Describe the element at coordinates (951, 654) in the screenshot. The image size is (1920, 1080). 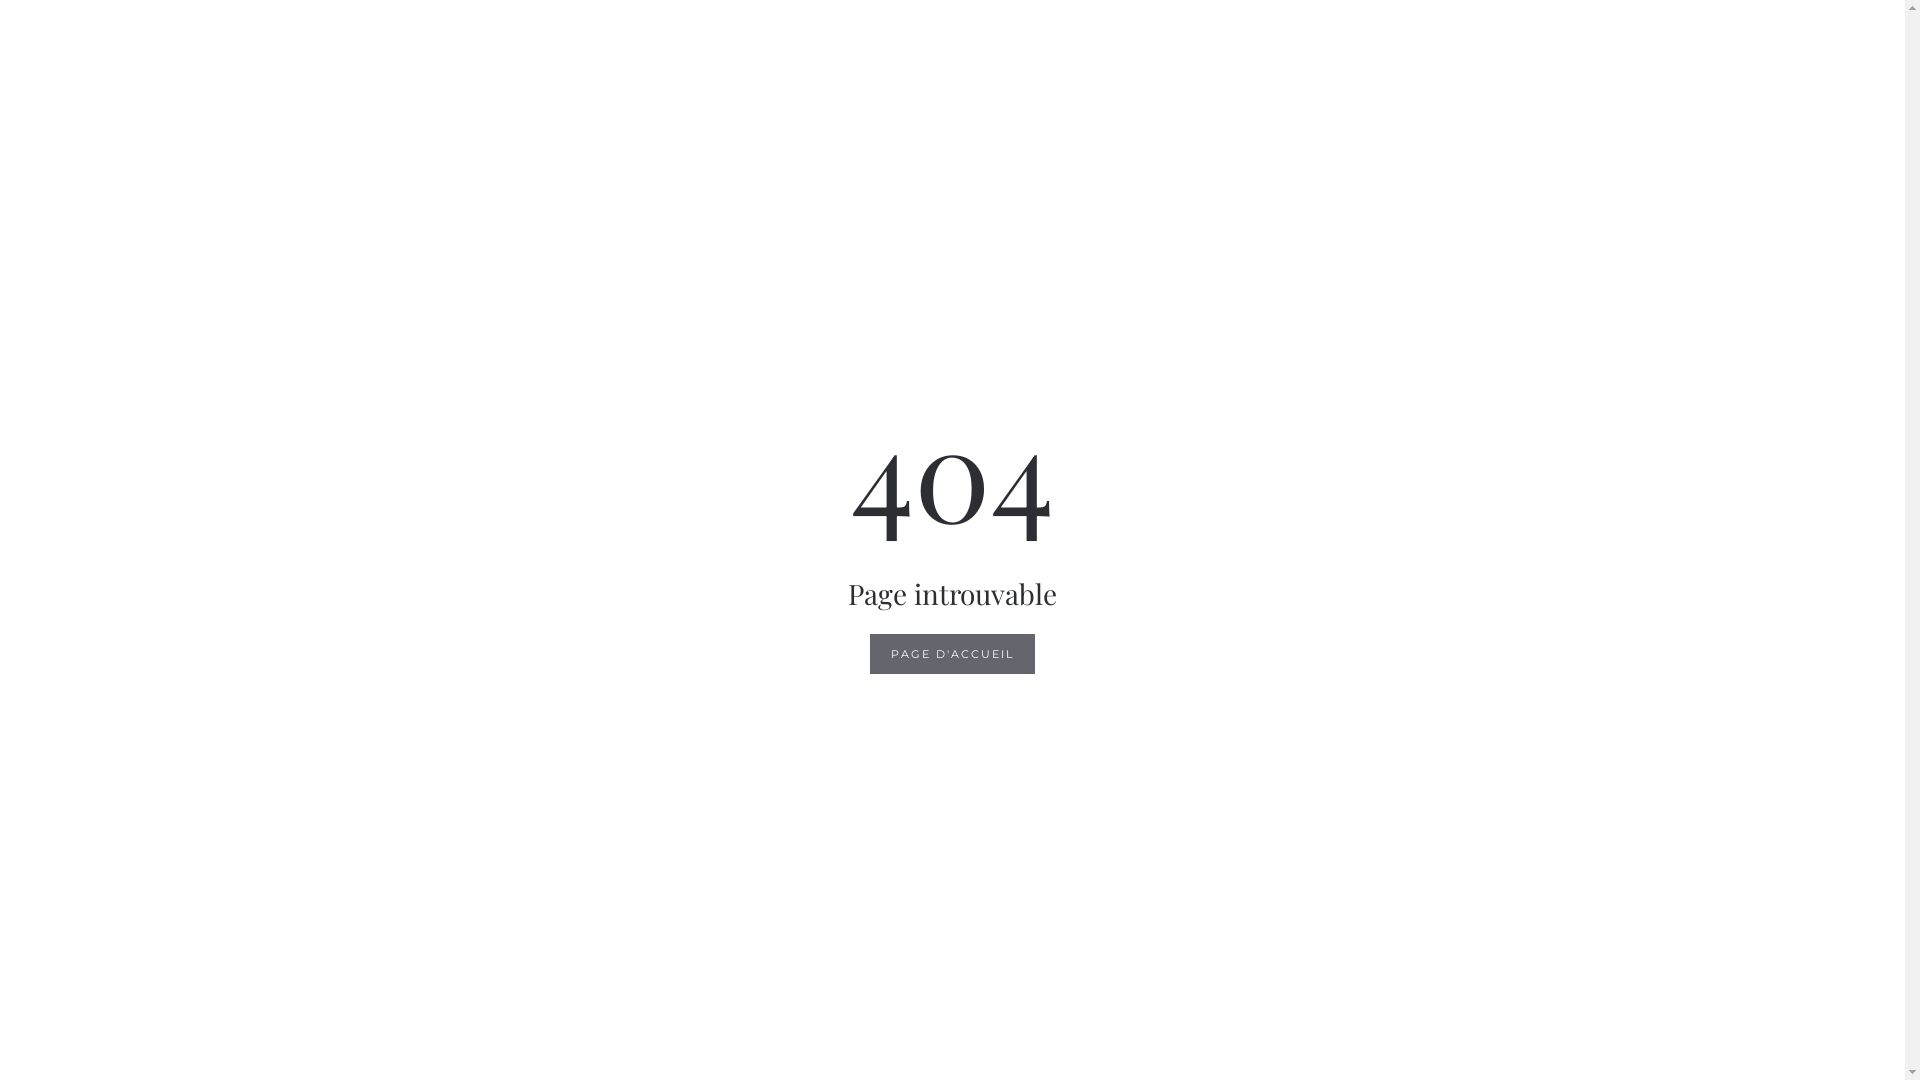
I see `'PAGE D'ACCUEIL'` at that location.